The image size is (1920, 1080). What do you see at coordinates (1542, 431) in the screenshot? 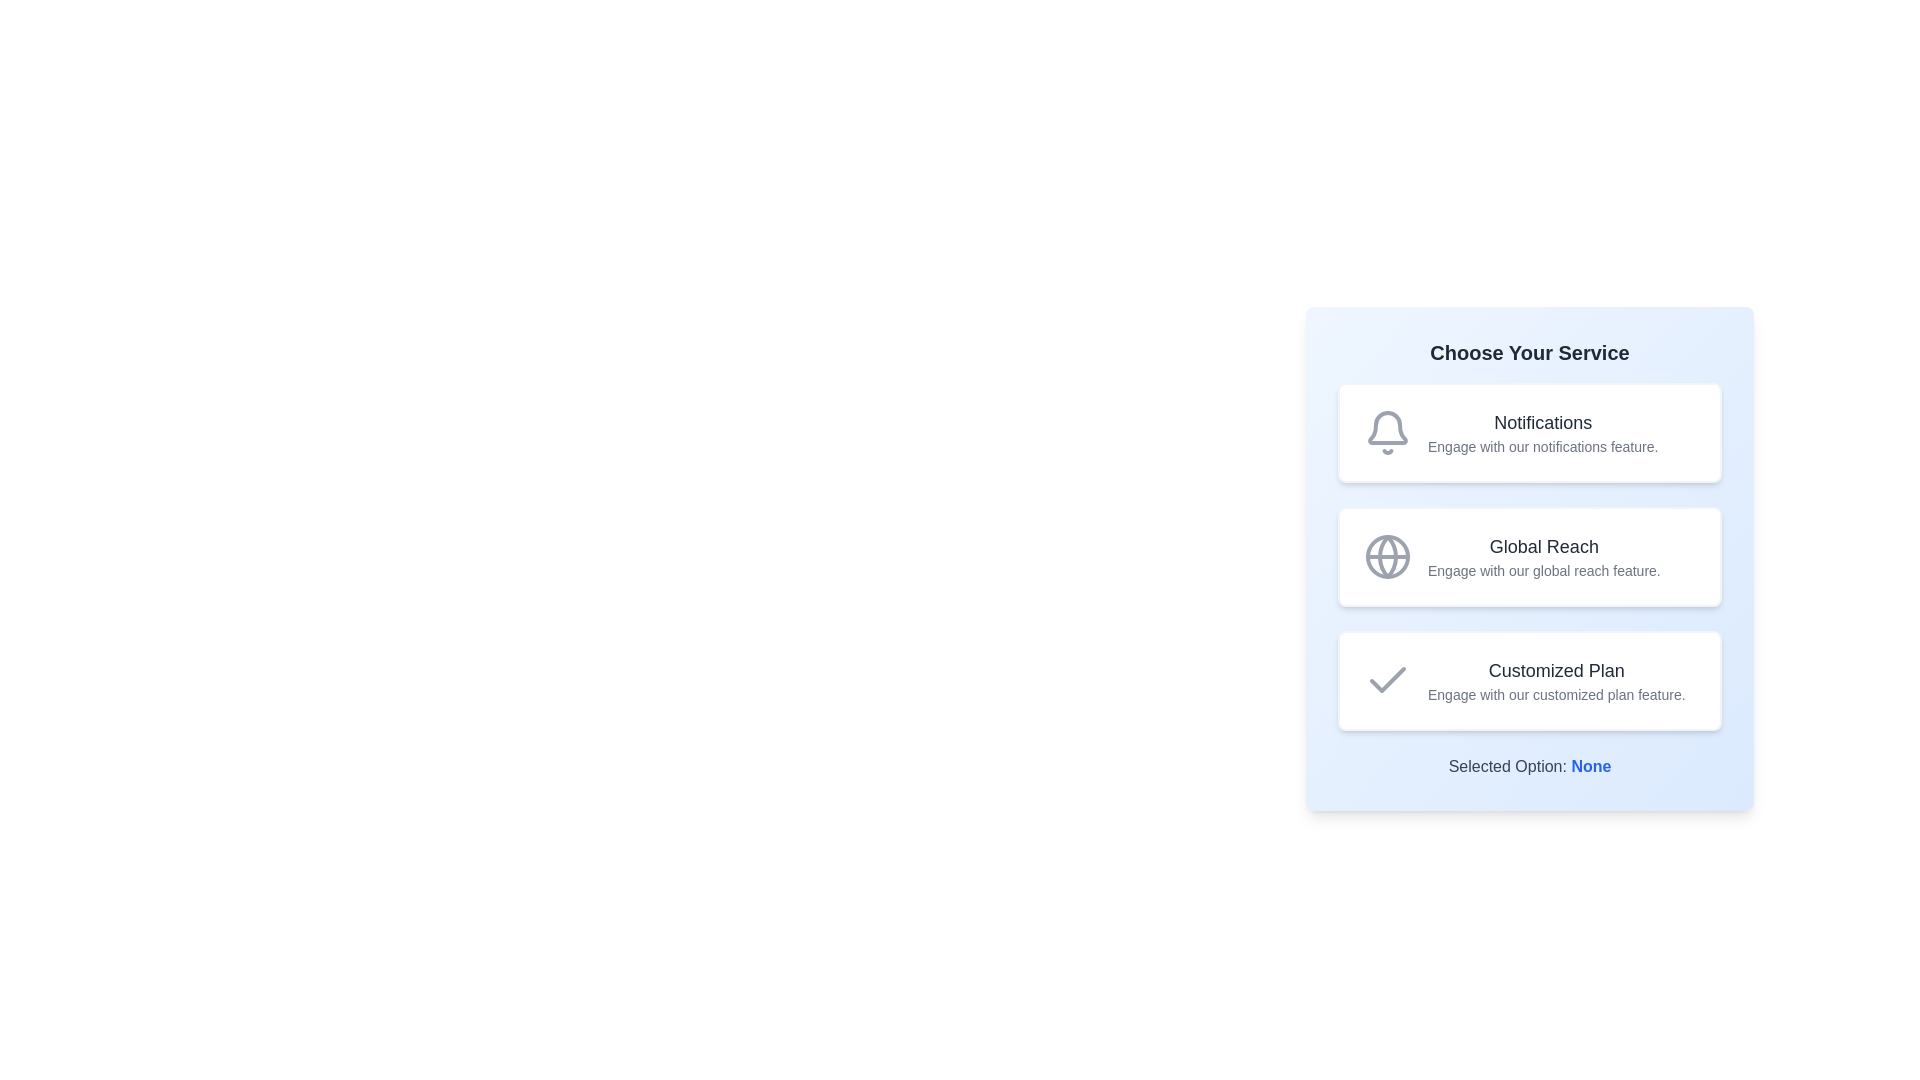
I see `the static text label 'Notifications' which is part of a selectable card in the central right section of the interface` at bounding box center [1542, 431].